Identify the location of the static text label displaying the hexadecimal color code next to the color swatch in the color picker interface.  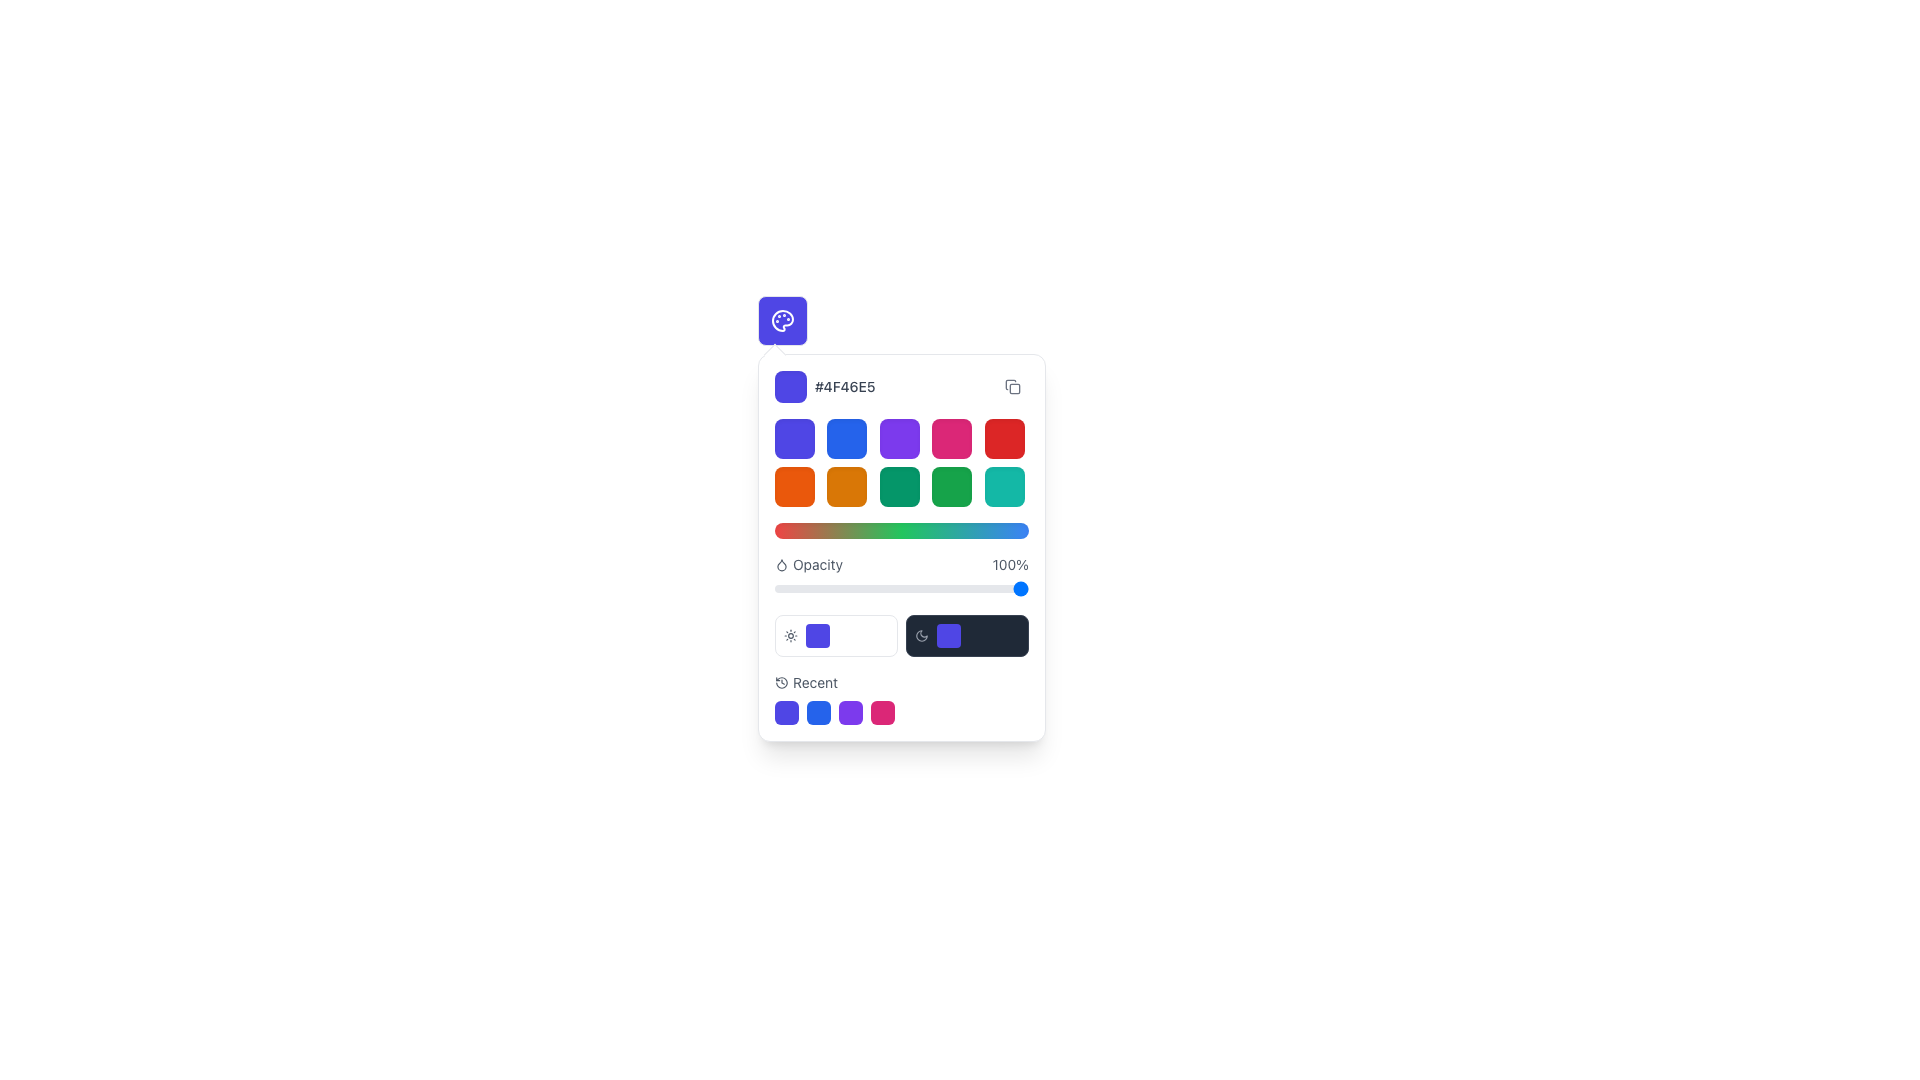
(845, 386).